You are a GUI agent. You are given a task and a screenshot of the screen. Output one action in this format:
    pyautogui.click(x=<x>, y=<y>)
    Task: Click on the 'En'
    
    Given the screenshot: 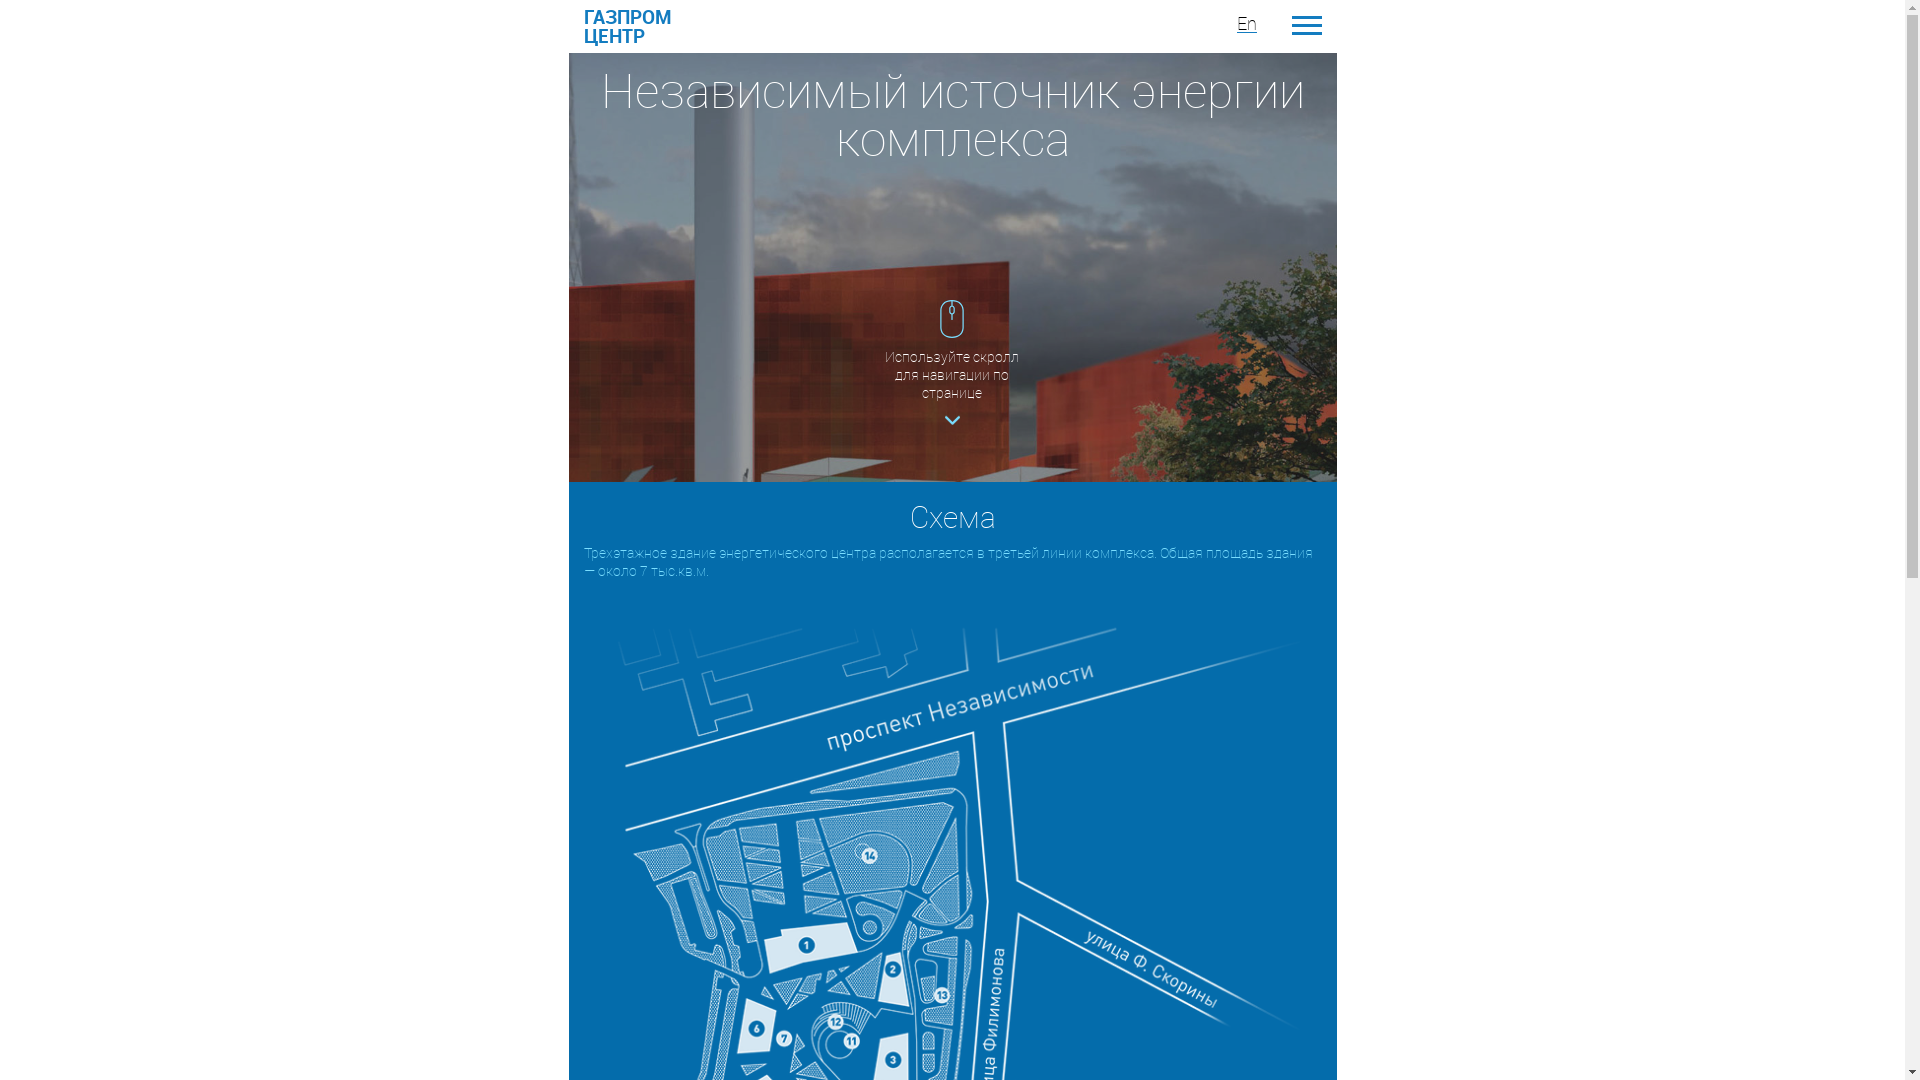 What is the action you would take?
    pyautogui.click(x=1245, y=23)
    